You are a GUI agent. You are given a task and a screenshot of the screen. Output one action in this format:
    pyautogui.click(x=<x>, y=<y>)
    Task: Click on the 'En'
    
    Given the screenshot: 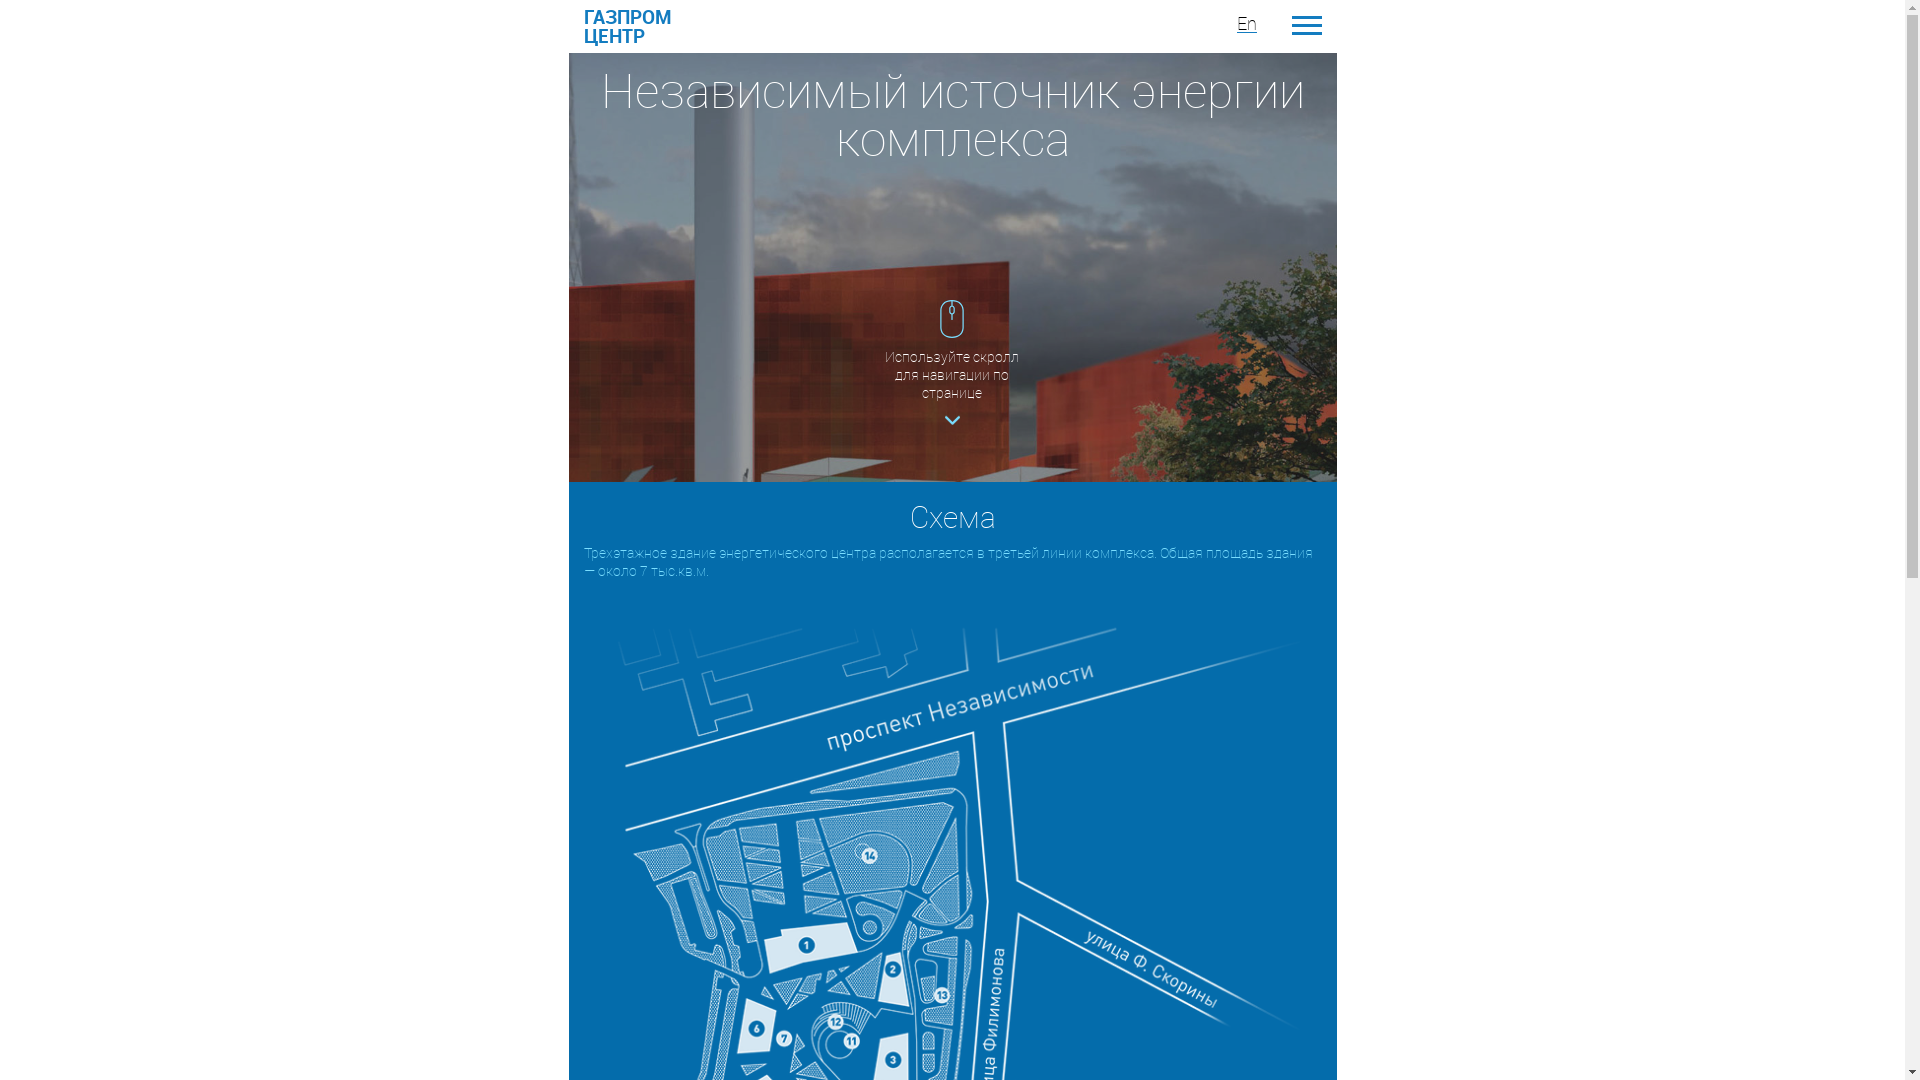 What is the action you would take?
    pyautogui.click(x=1245, y=23)
    